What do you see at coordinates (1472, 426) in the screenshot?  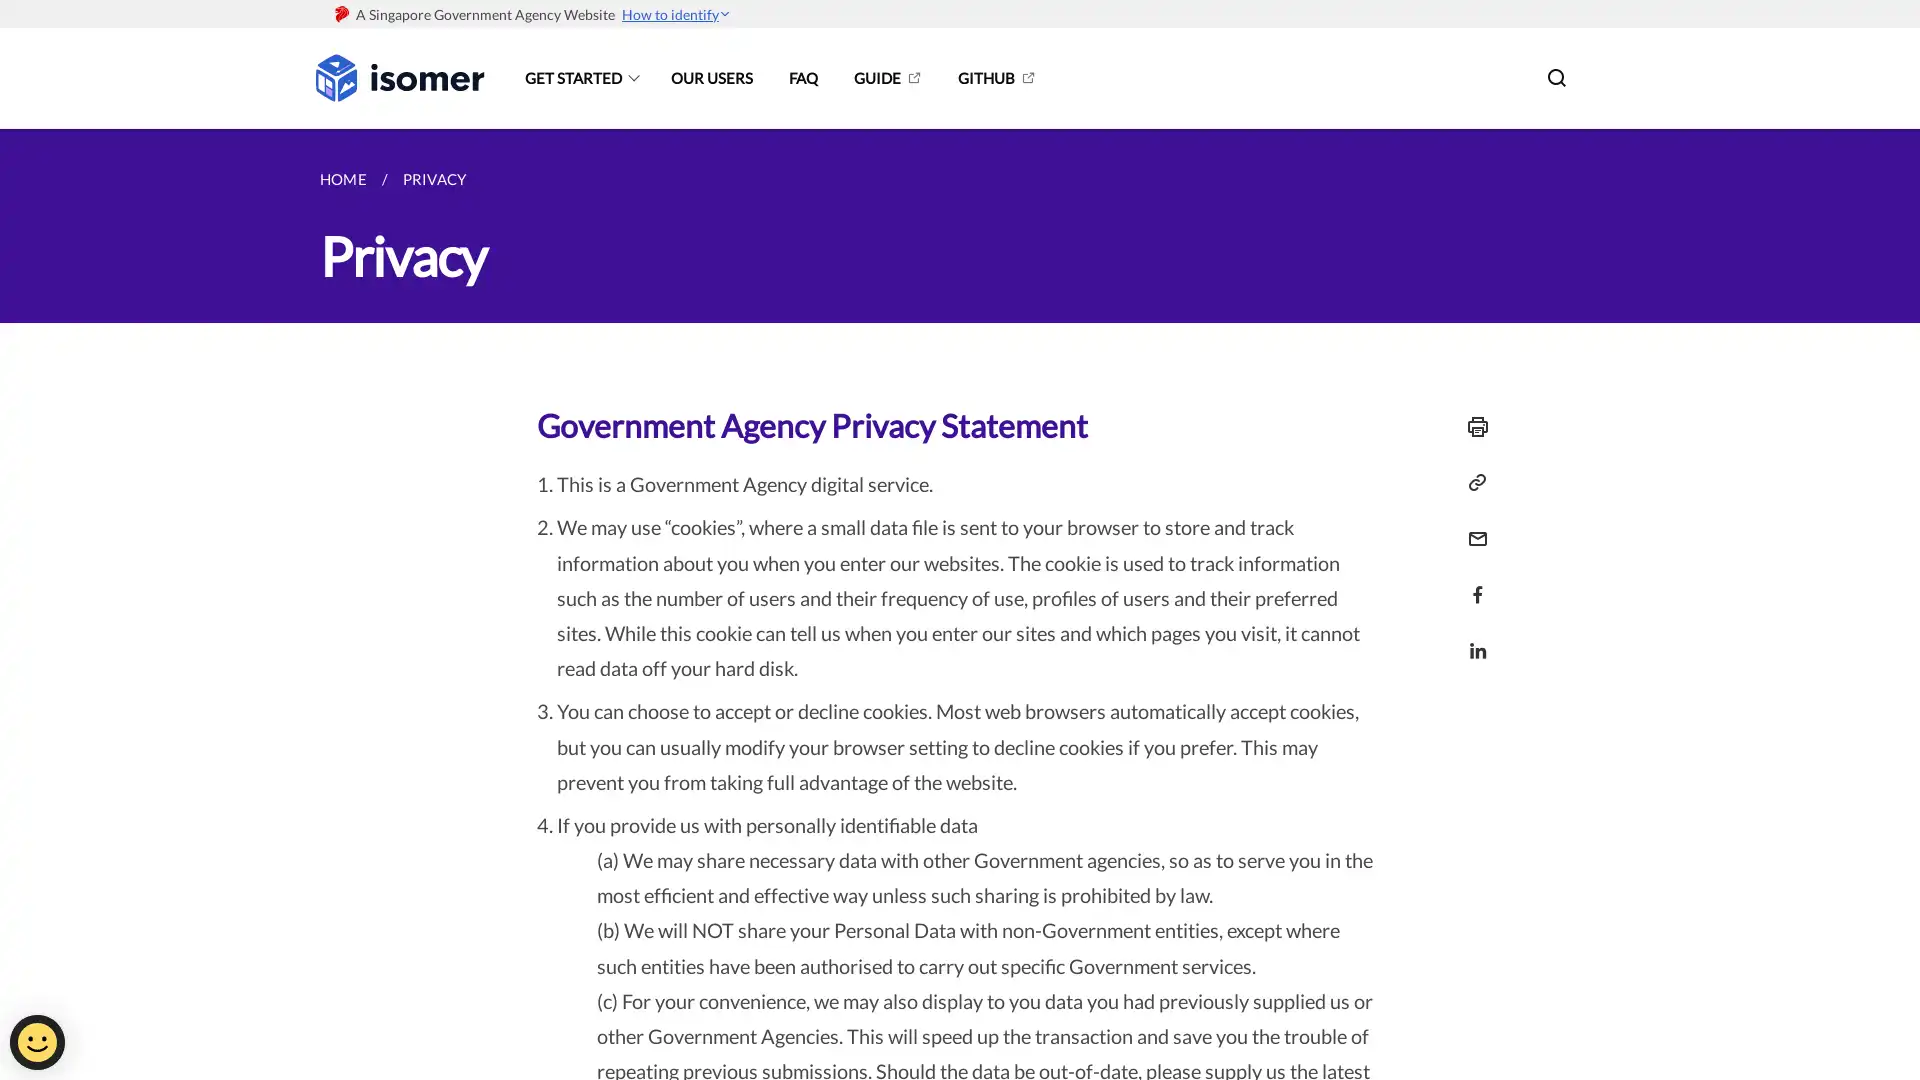 I see `Print` at bounding box center [1472, 426].